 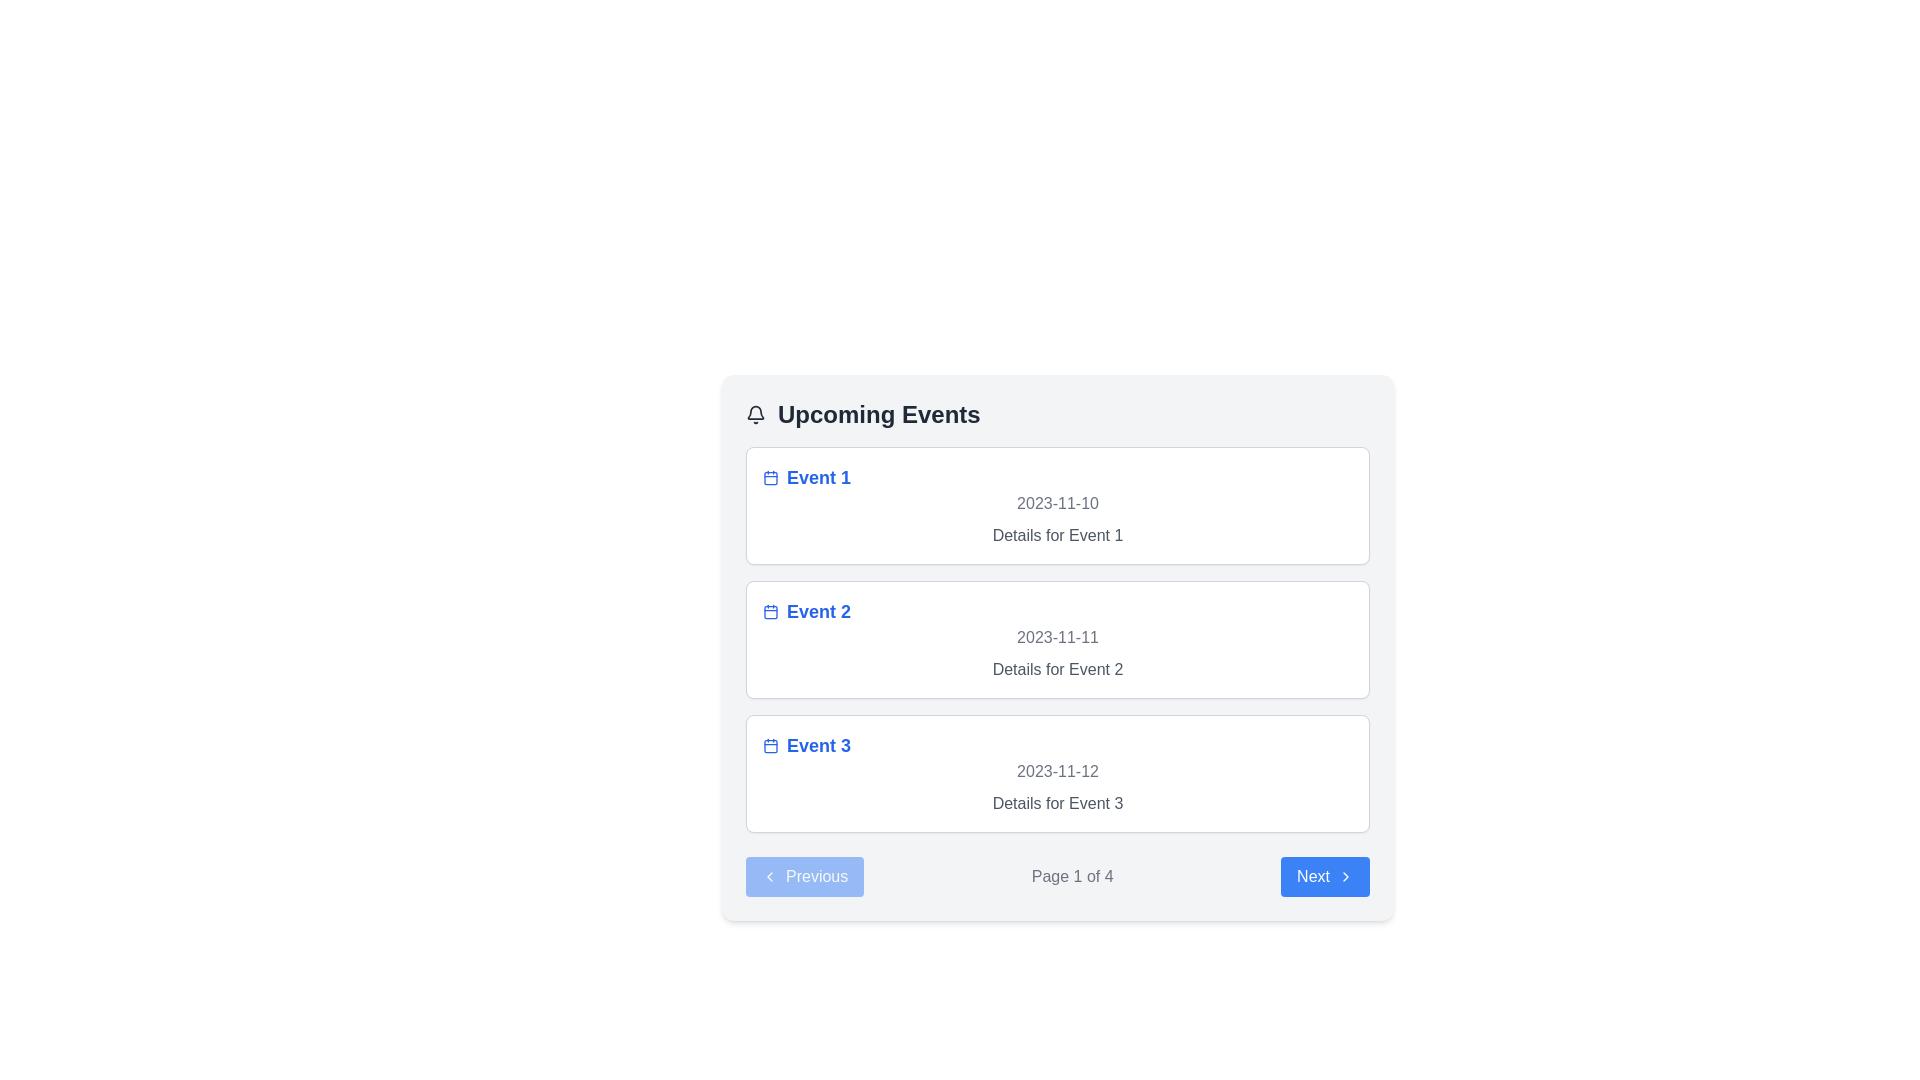 What do you see at coordinates (1056, 802) in the screenshot?
I see `text display located at the bottom of the card labeled 'Event 3', which provides additional information about the event` at bounding box center [1056, 802].